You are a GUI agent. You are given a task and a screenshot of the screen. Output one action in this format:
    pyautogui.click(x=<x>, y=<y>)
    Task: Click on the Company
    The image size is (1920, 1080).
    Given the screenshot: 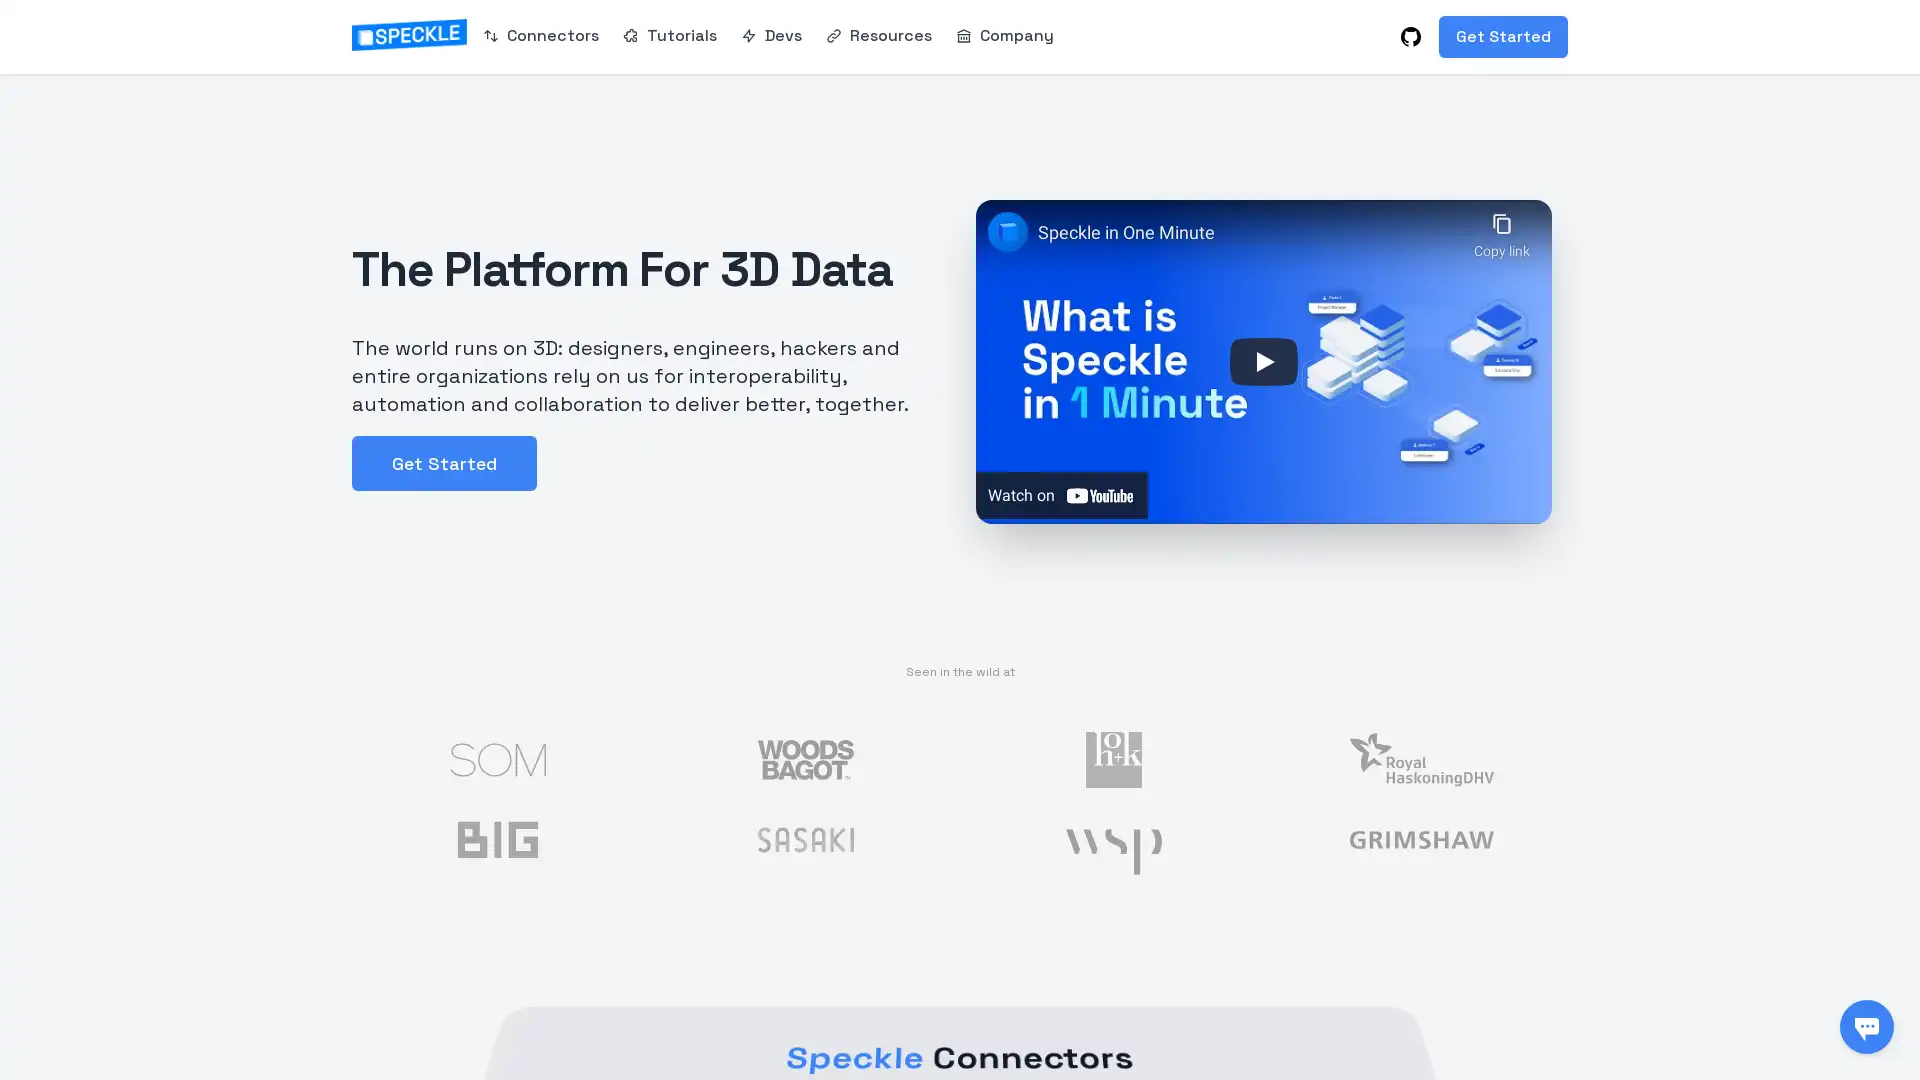 What is the action you would take?
    pyautogui.click(x=1004, y=34)
    